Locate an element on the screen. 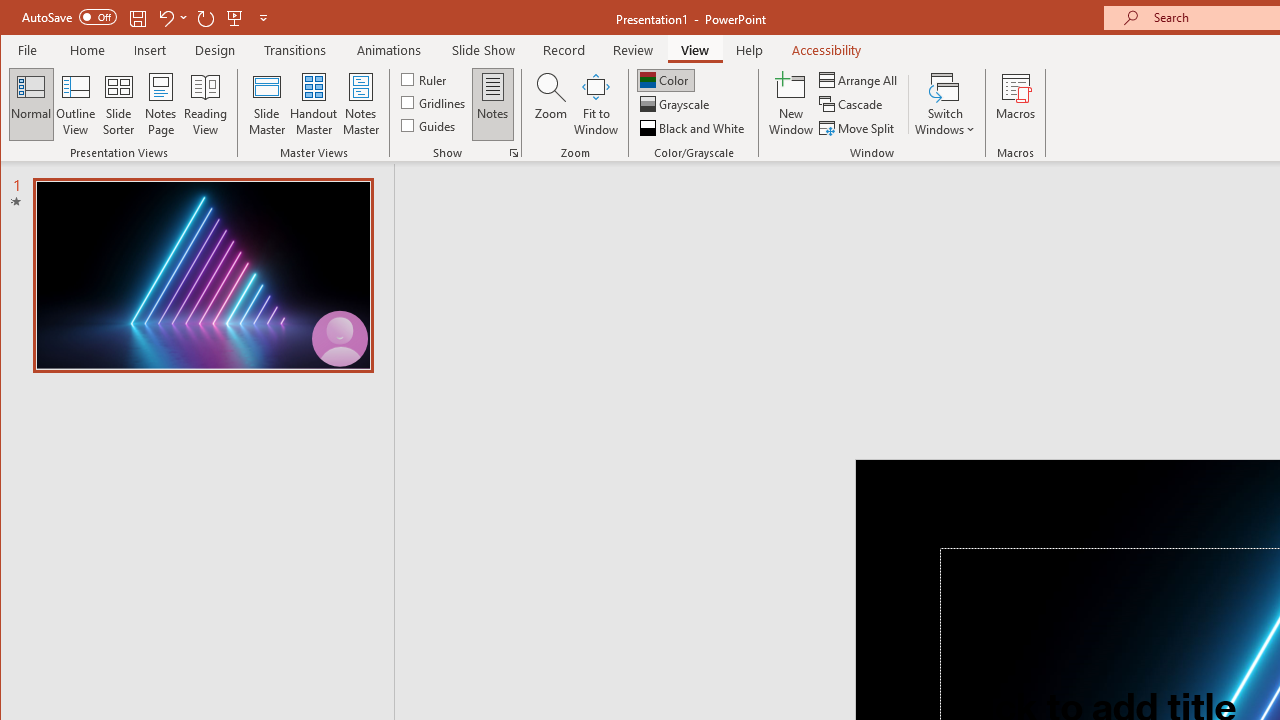 This screenshot has height=720, width=1280. 'Handout Master' is located at coordinates (313, 104).